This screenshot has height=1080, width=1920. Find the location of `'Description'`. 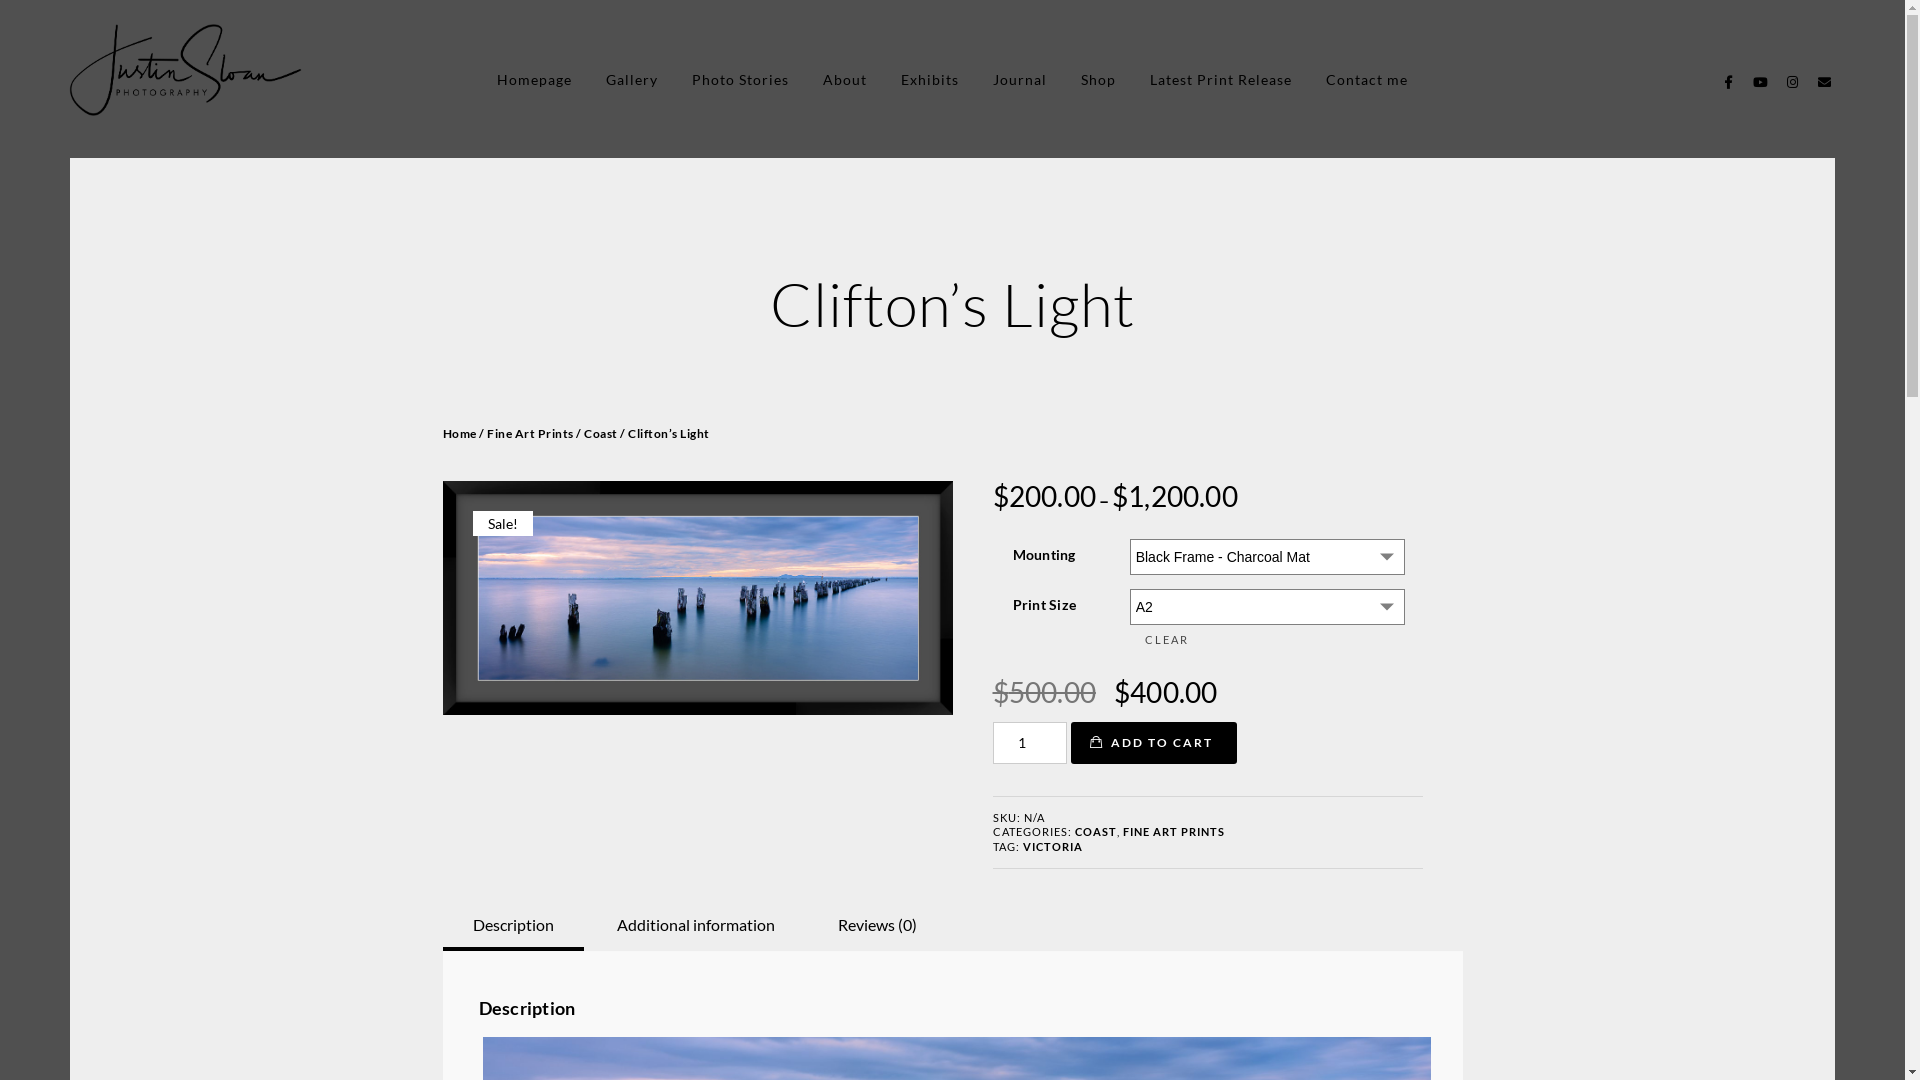

'Description' is located at coordinates (470, 925).